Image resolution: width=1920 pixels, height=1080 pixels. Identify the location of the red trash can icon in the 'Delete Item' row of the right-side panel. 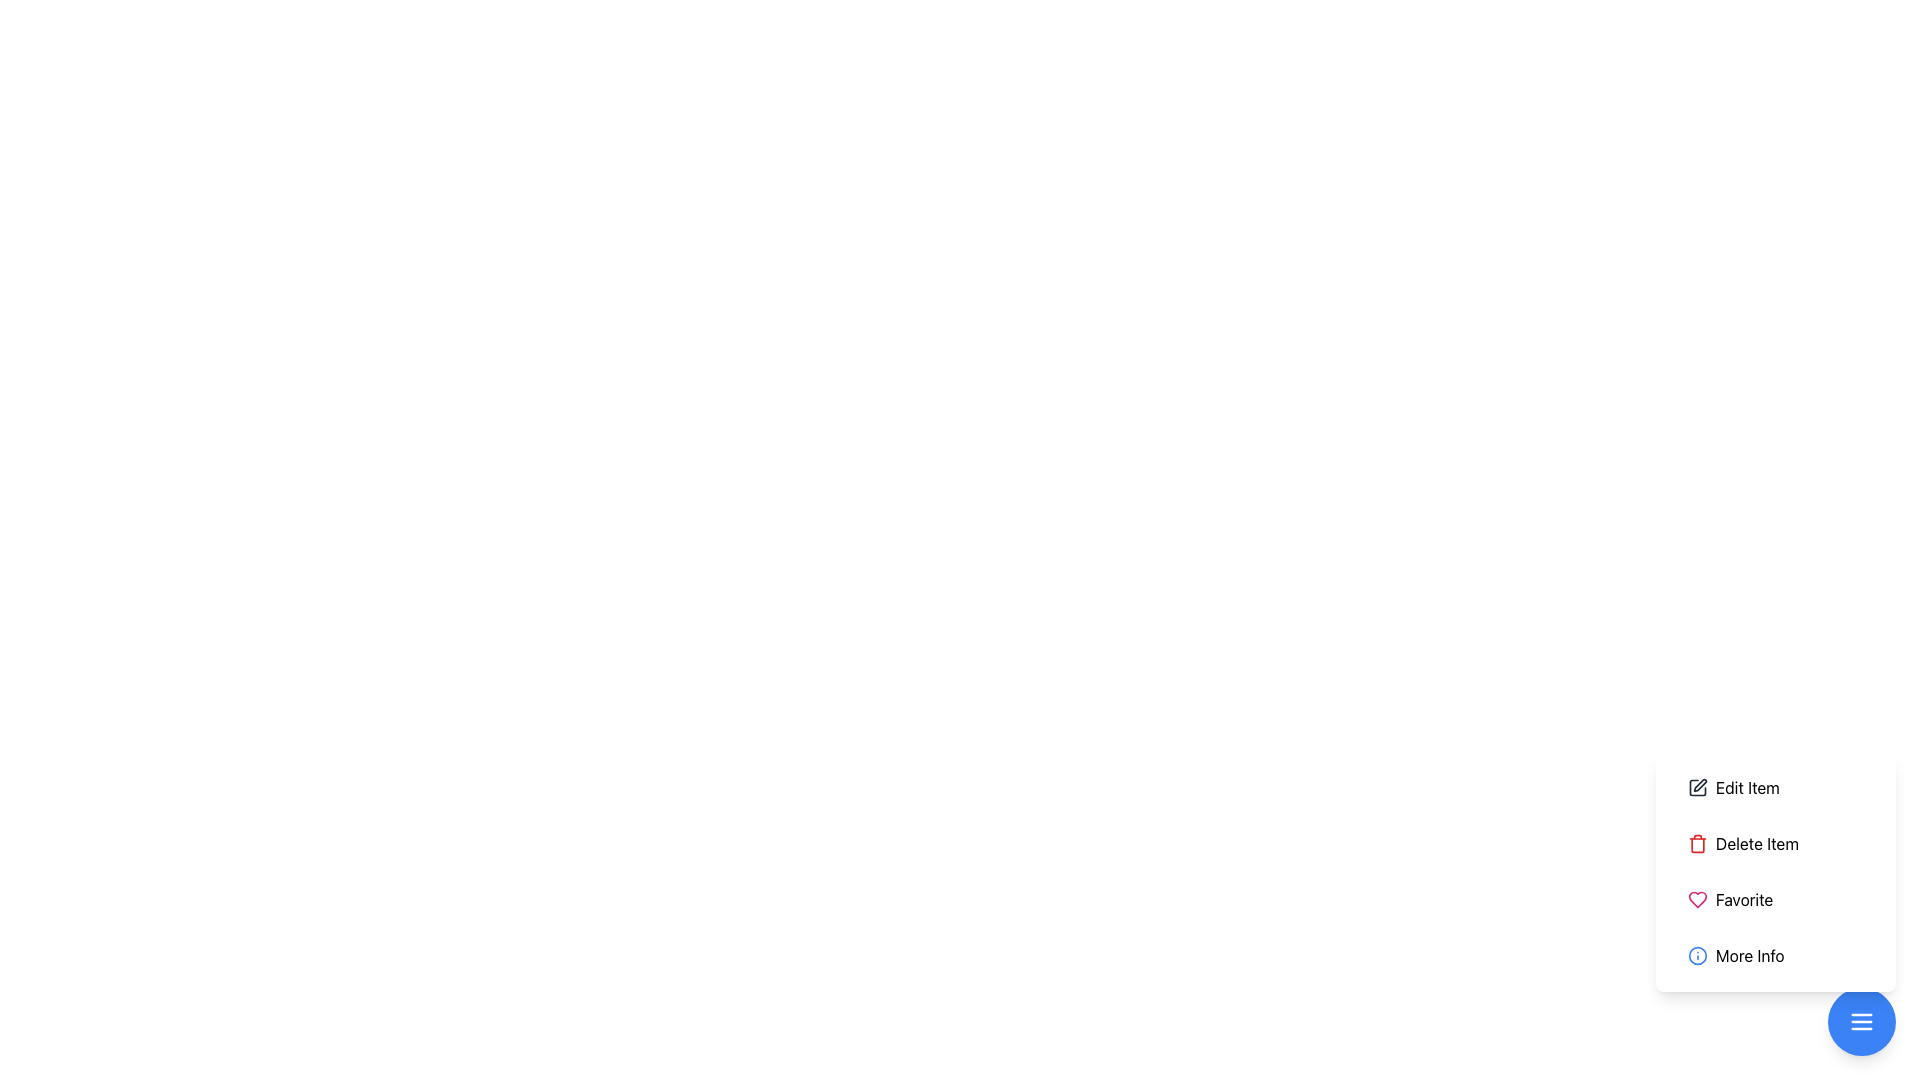
(1697, 844).